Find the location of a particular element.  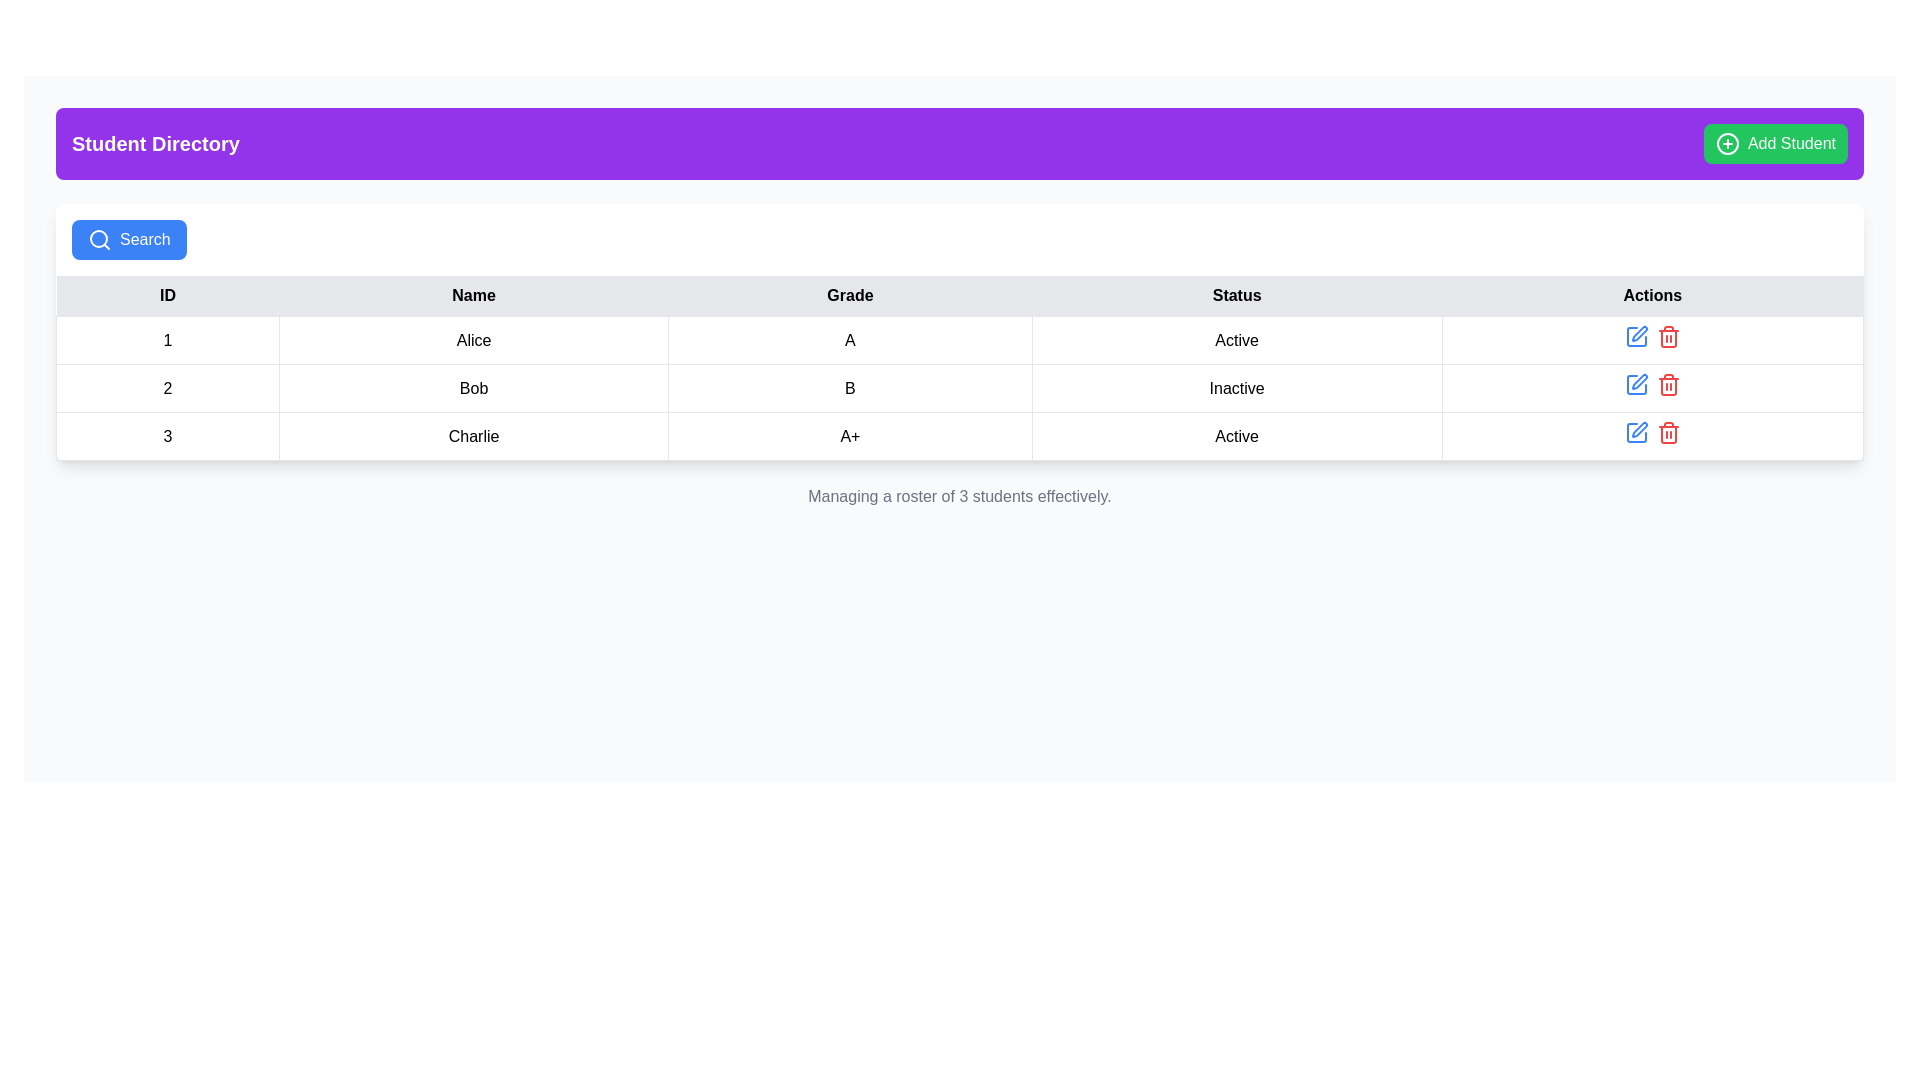

the edit button located in the 'Actions' column of the second row in the table to initiate editing is located at coordinates (1636, 385).